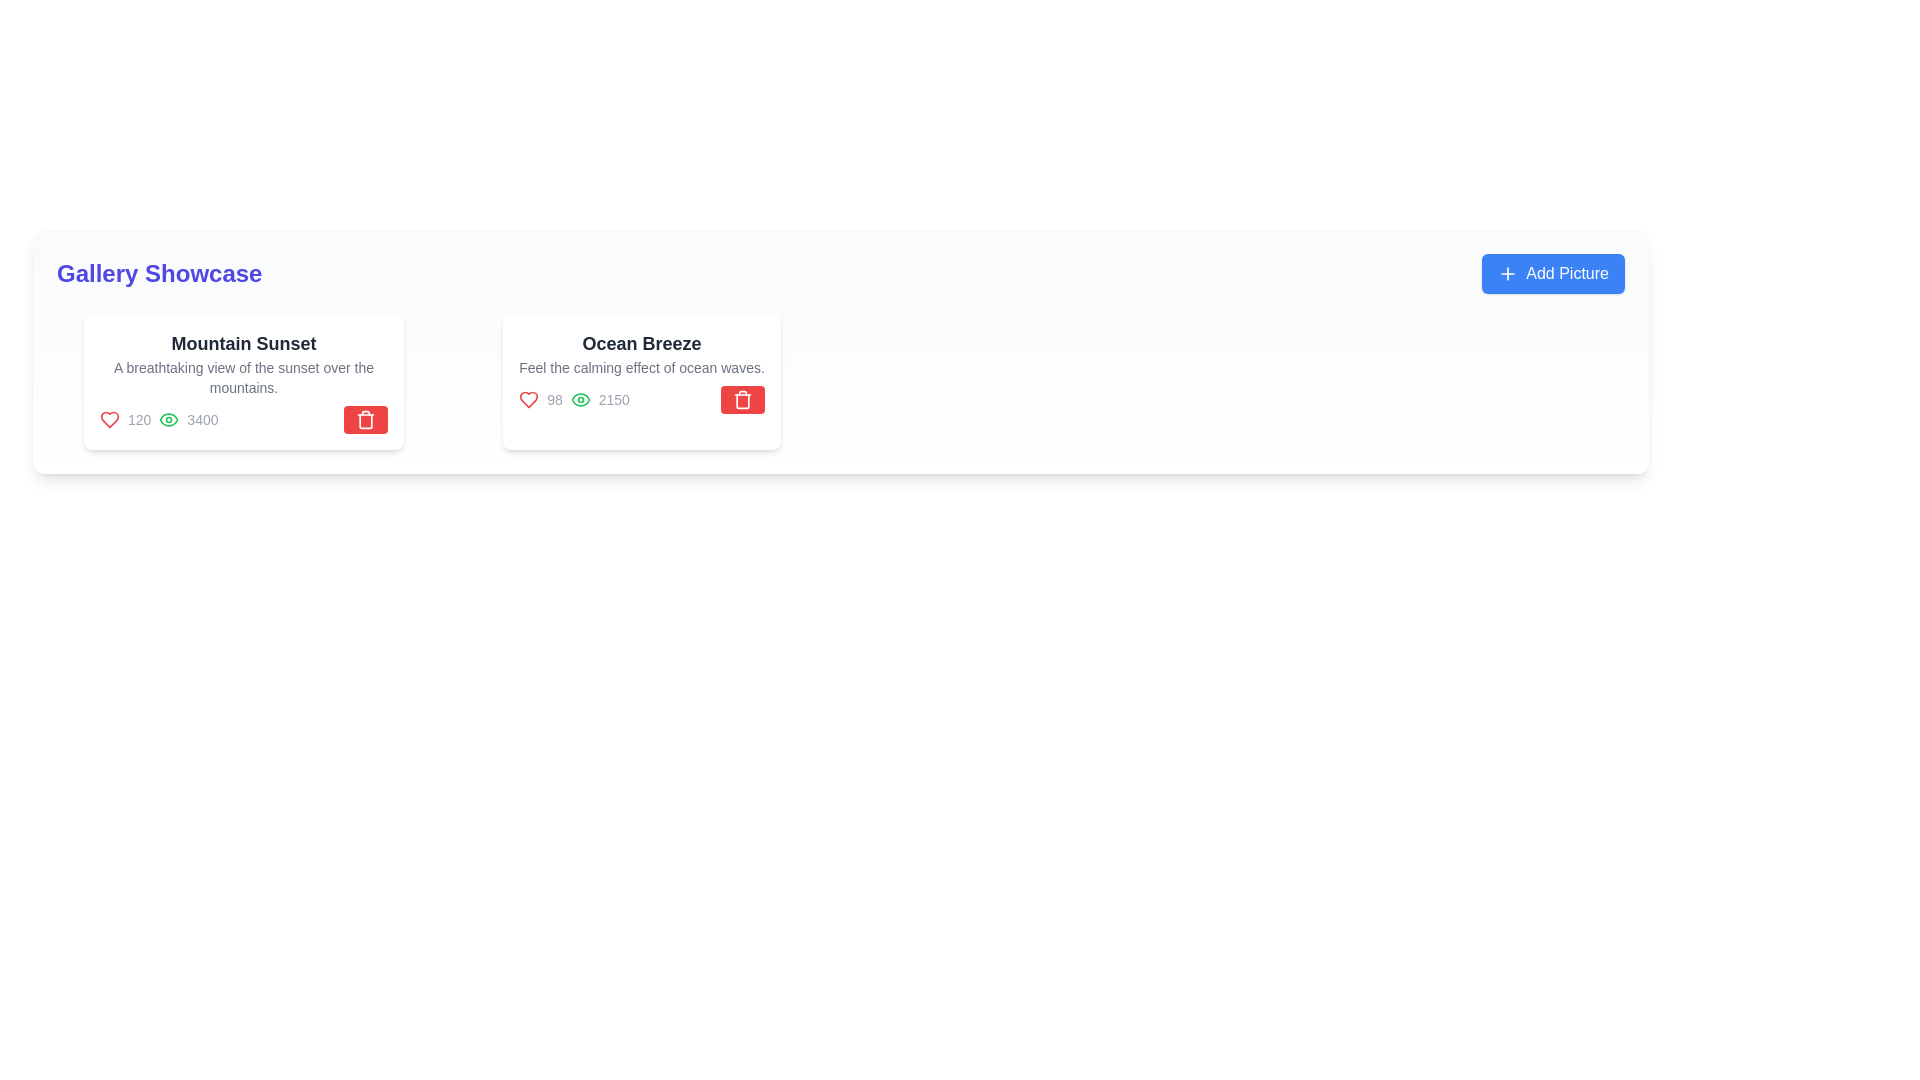 Image resolution: width=1920 pixels, height=1080 pixels. What do you see at coordinates (741, 400) in the screenshot?
I see `the compact trash icon within the red button located at the bottom right corner of the 'Ocean Breeze' card` at bounding box center [741, 400].